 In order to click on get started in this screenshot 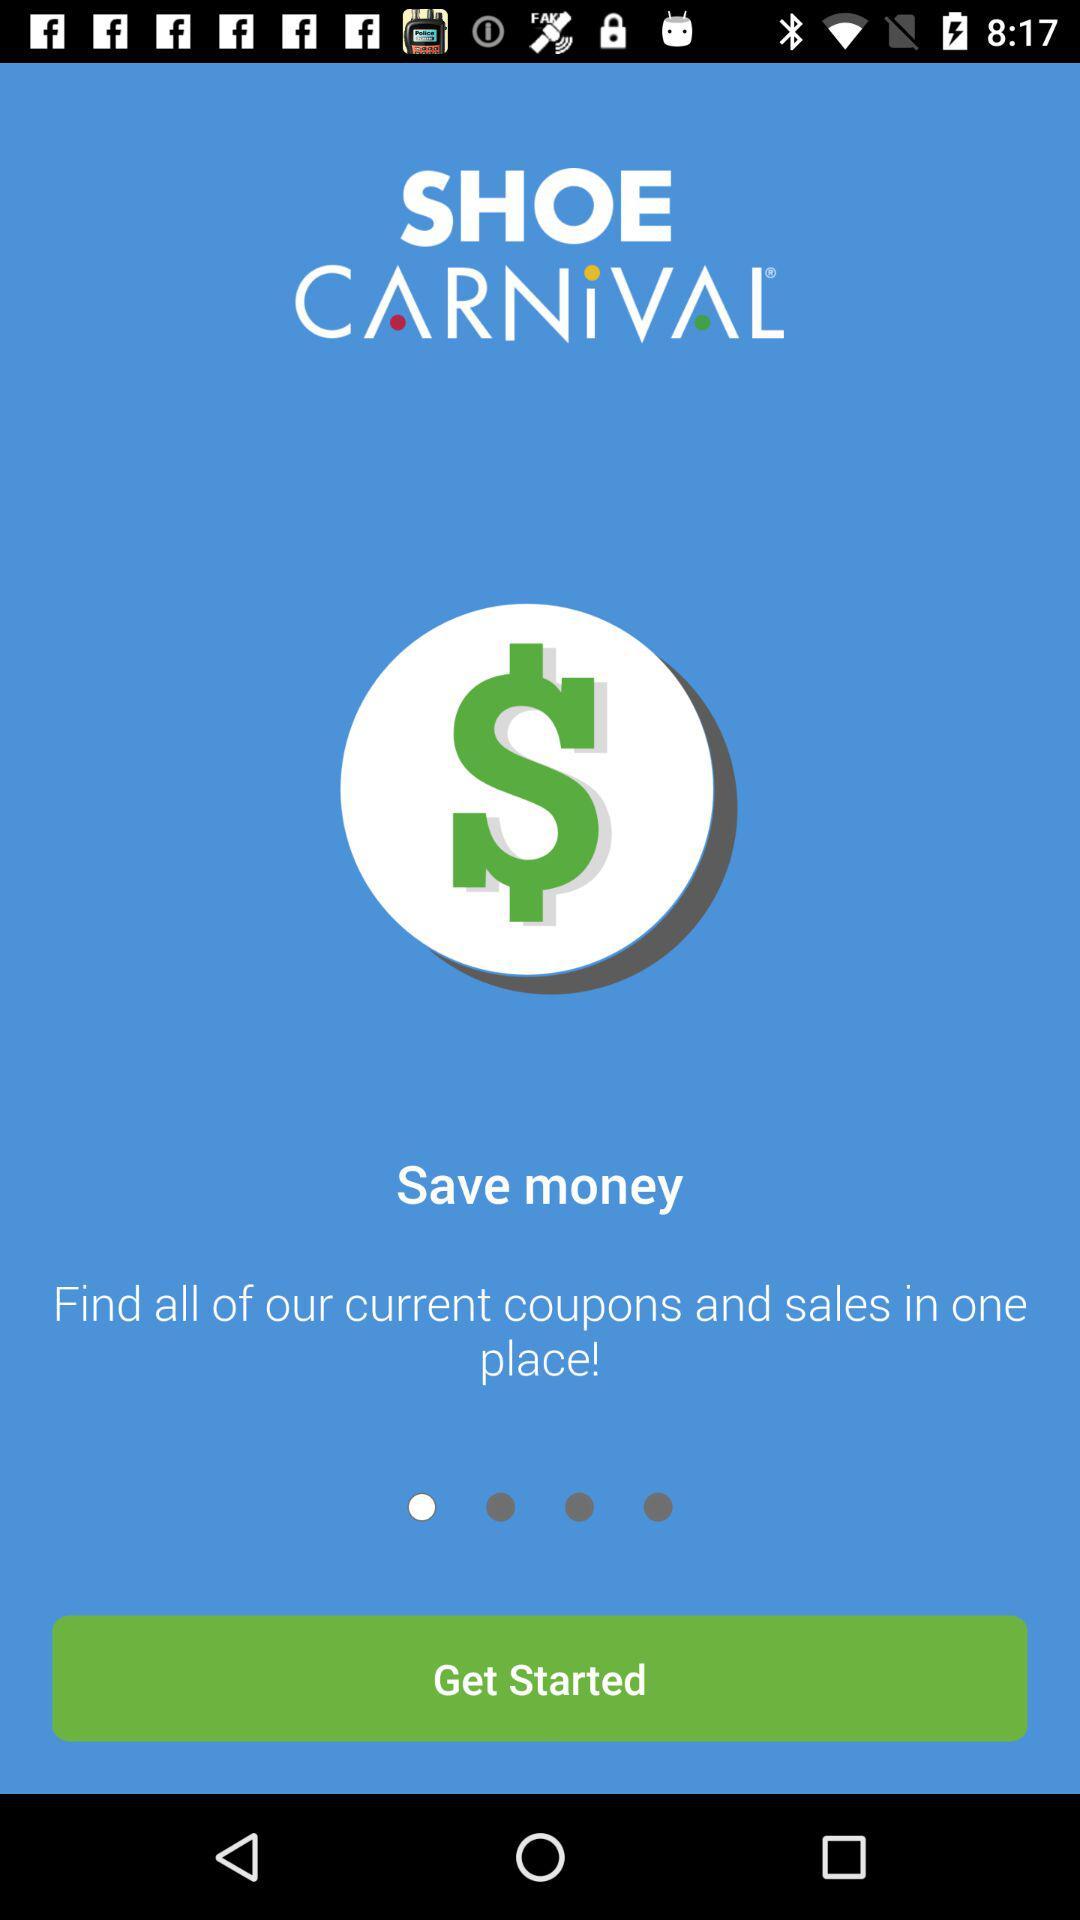, I will do `click(540, 1678)`.